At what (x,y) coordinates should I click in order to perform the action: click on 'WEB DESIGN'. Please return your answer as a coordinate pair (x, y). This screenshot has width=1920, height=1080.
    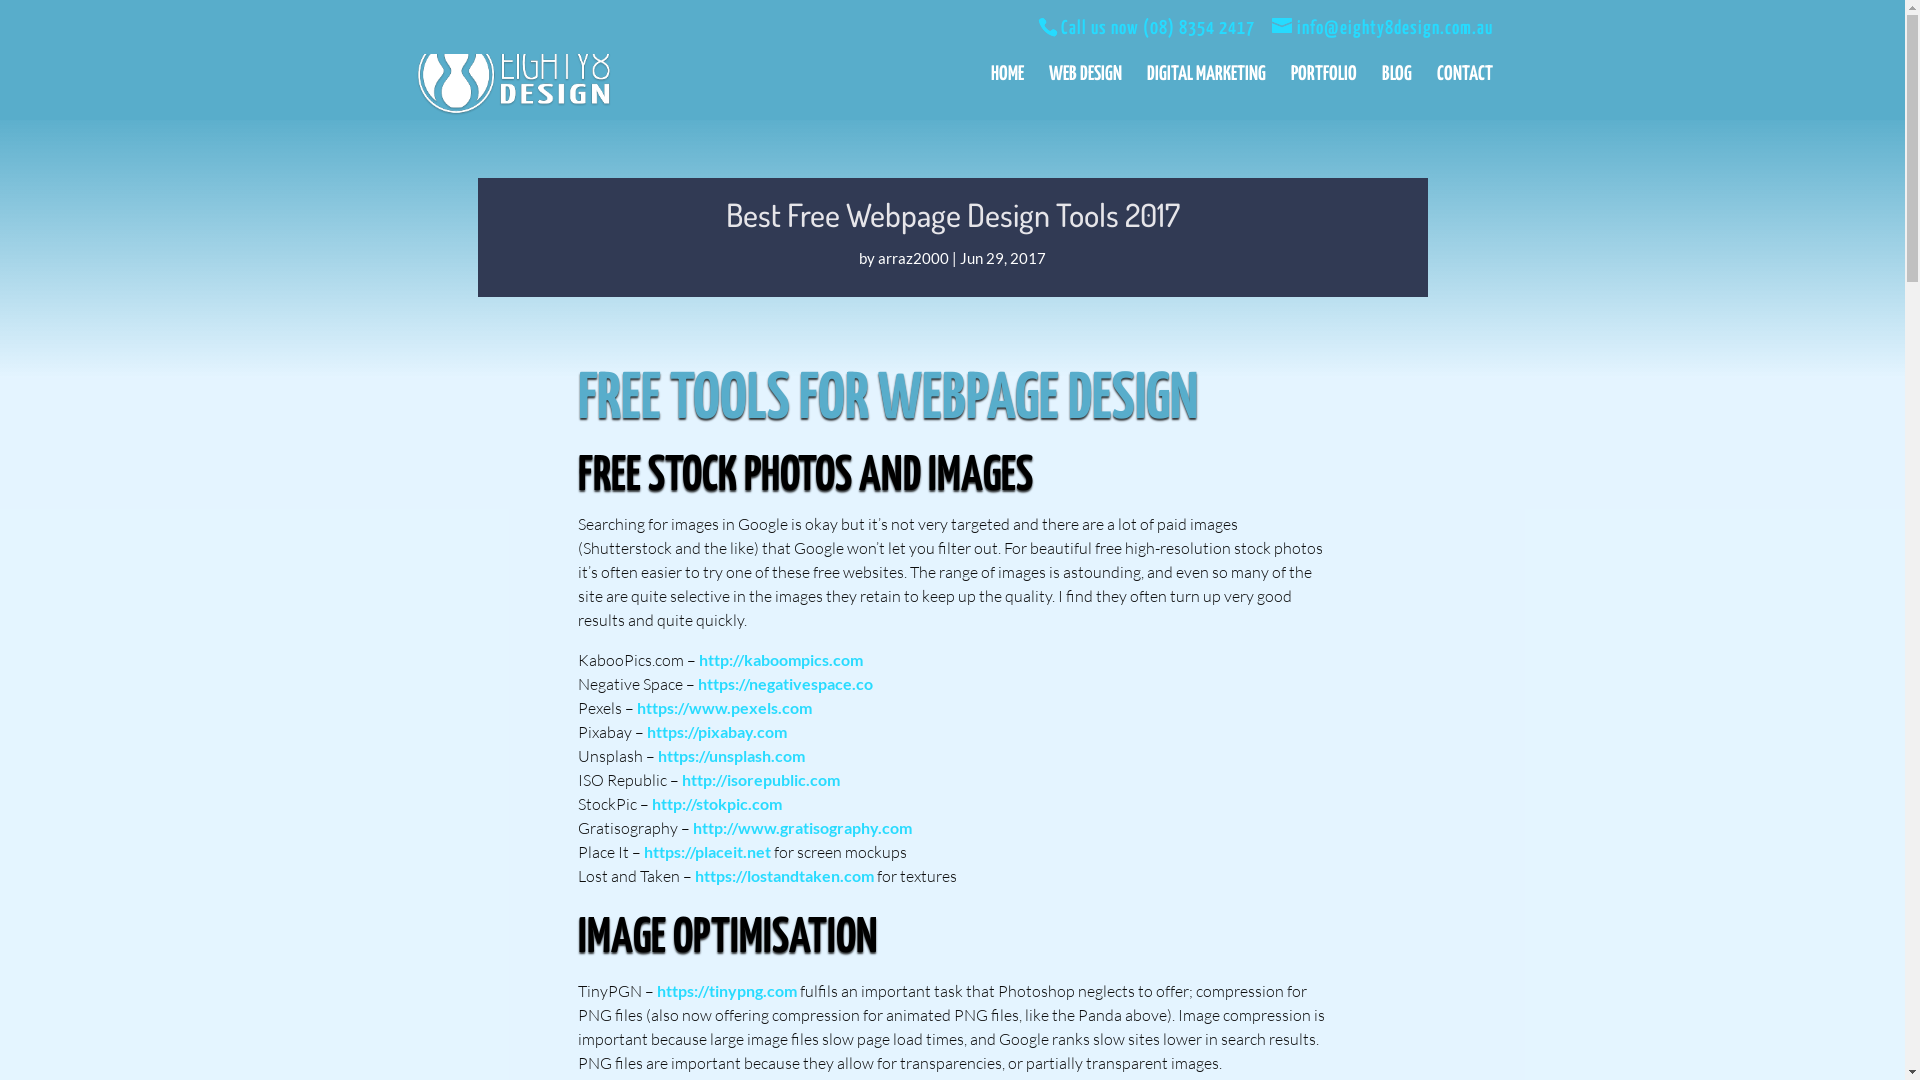
    Looking at the image, I should click on (1083, 93).